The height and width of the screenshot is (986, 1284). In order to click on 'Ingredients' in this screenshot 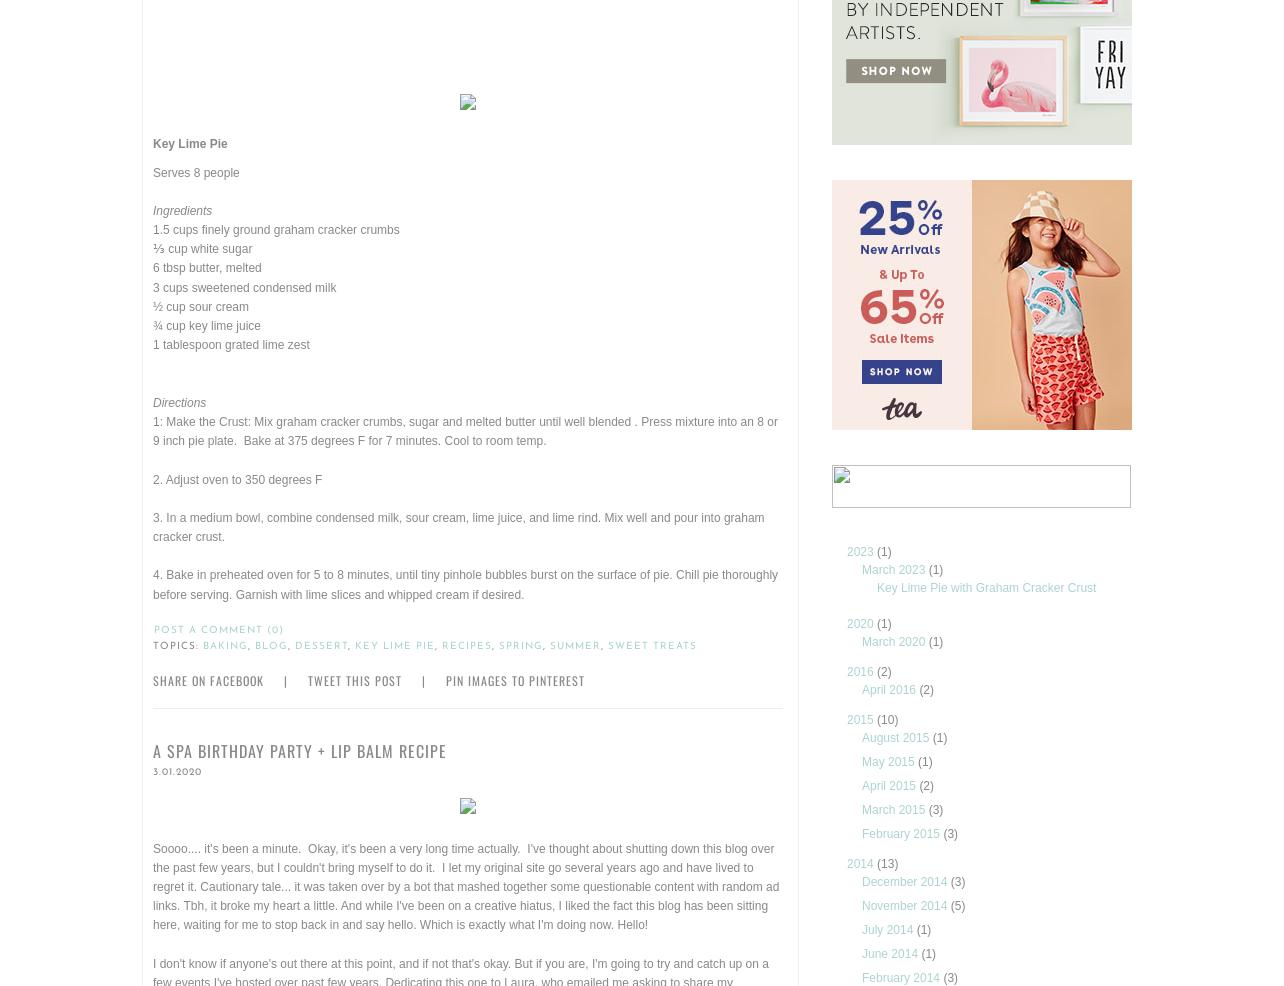, I will do `click(181, 209)`.